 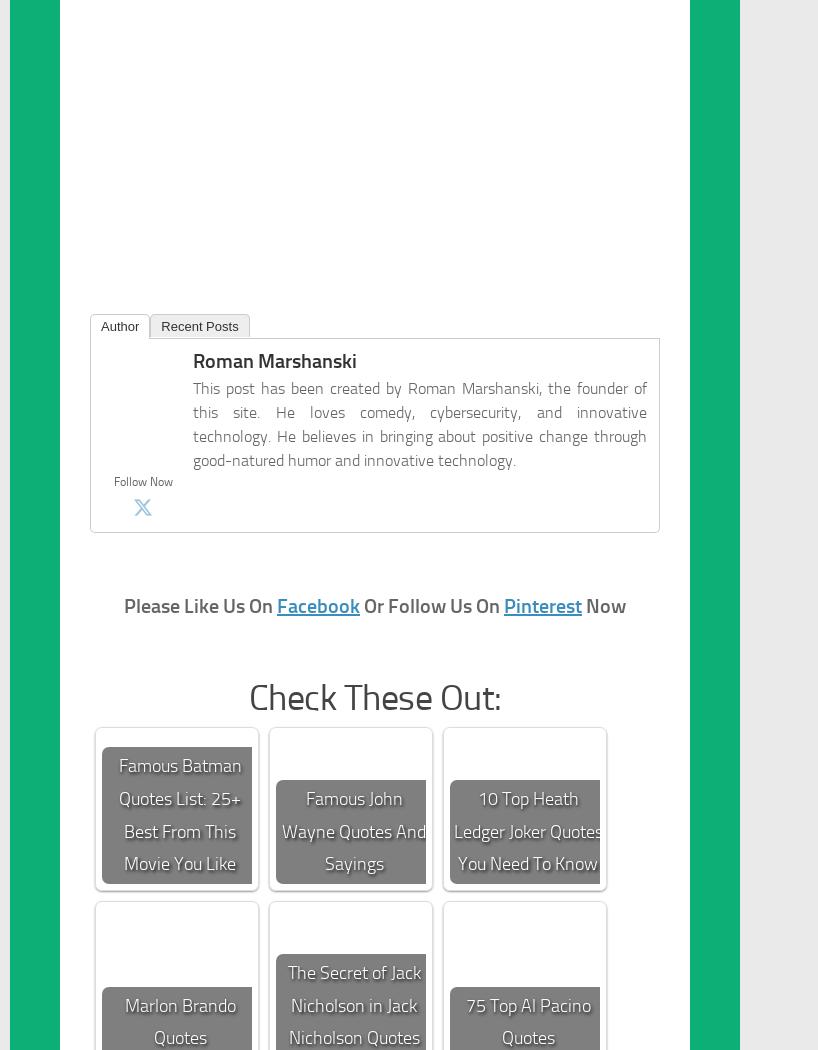 What do you see at coordinates (374, 698) in the screenshot?
I see `'Check These Out:'` at bounding box center [374, 698].